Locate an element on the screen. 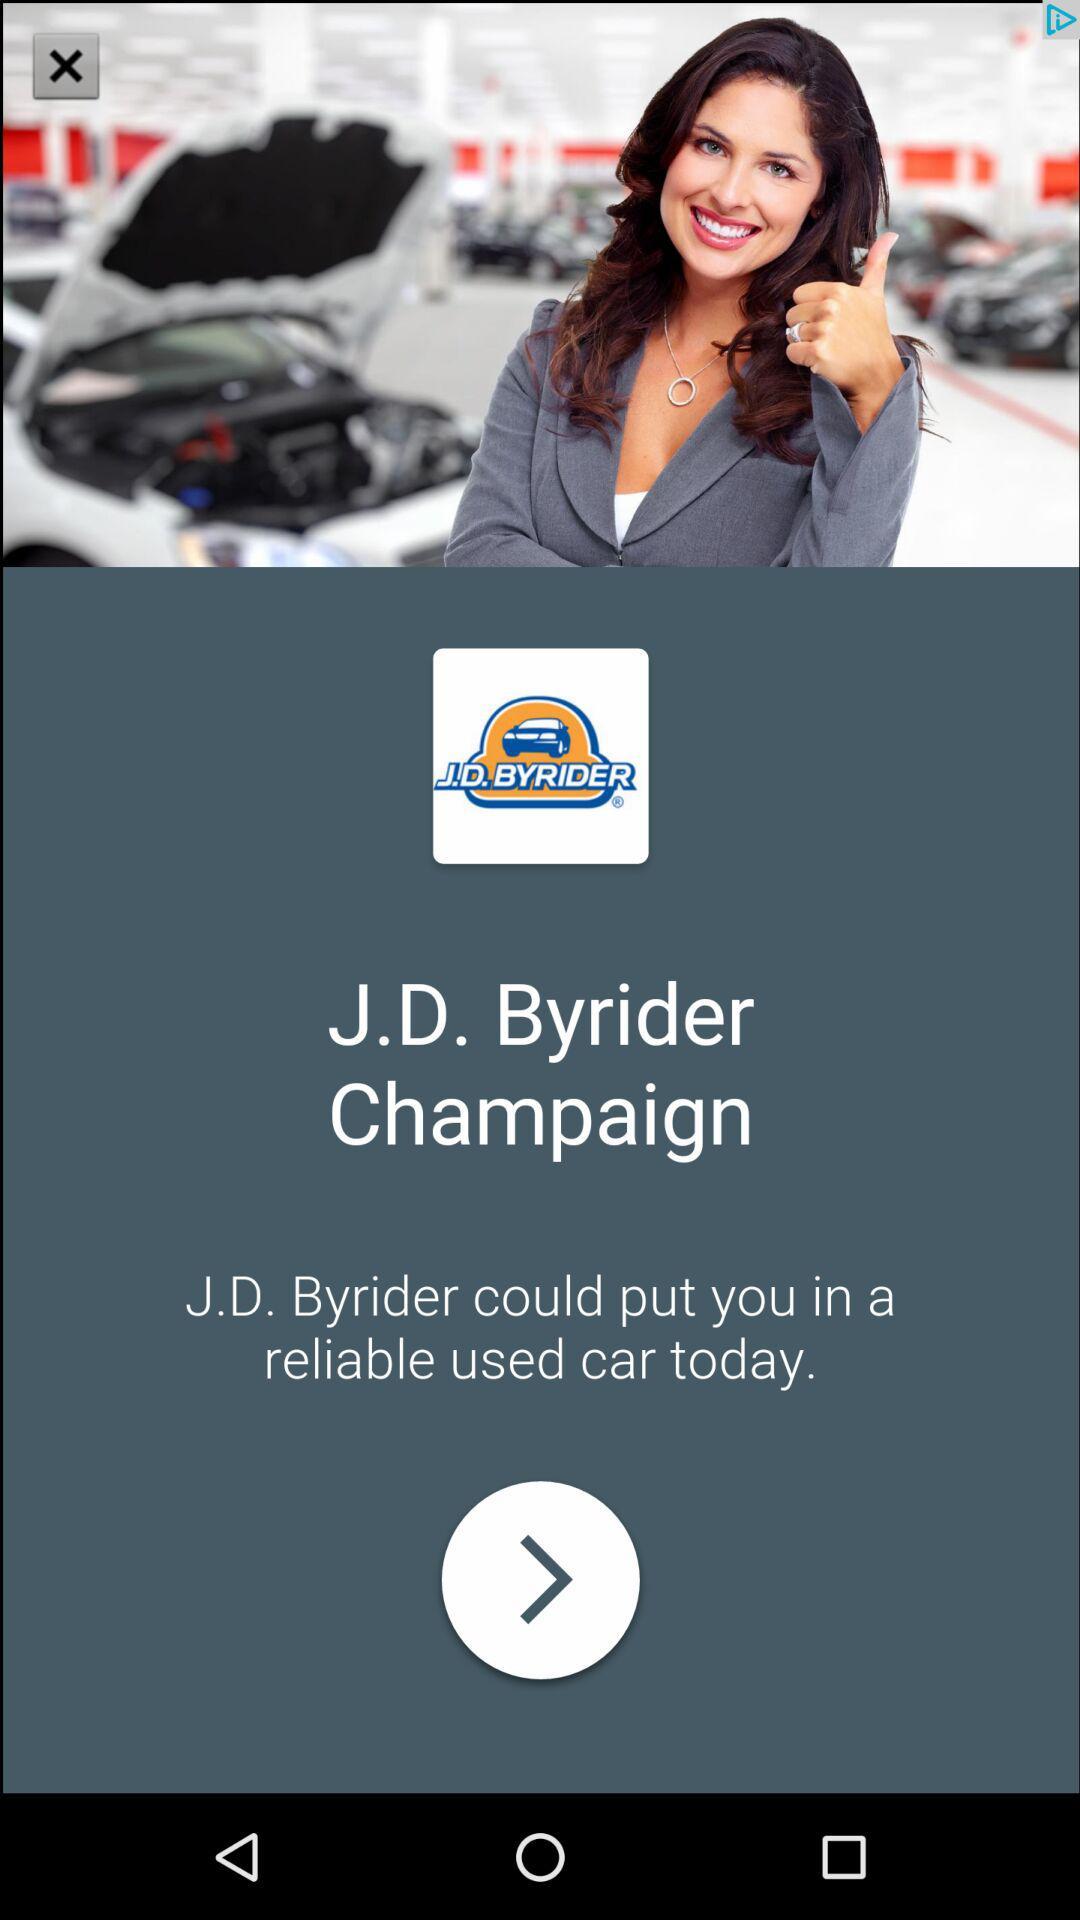 The image size is (1080, 1920). the close icon is located at coordinates (64, 70).